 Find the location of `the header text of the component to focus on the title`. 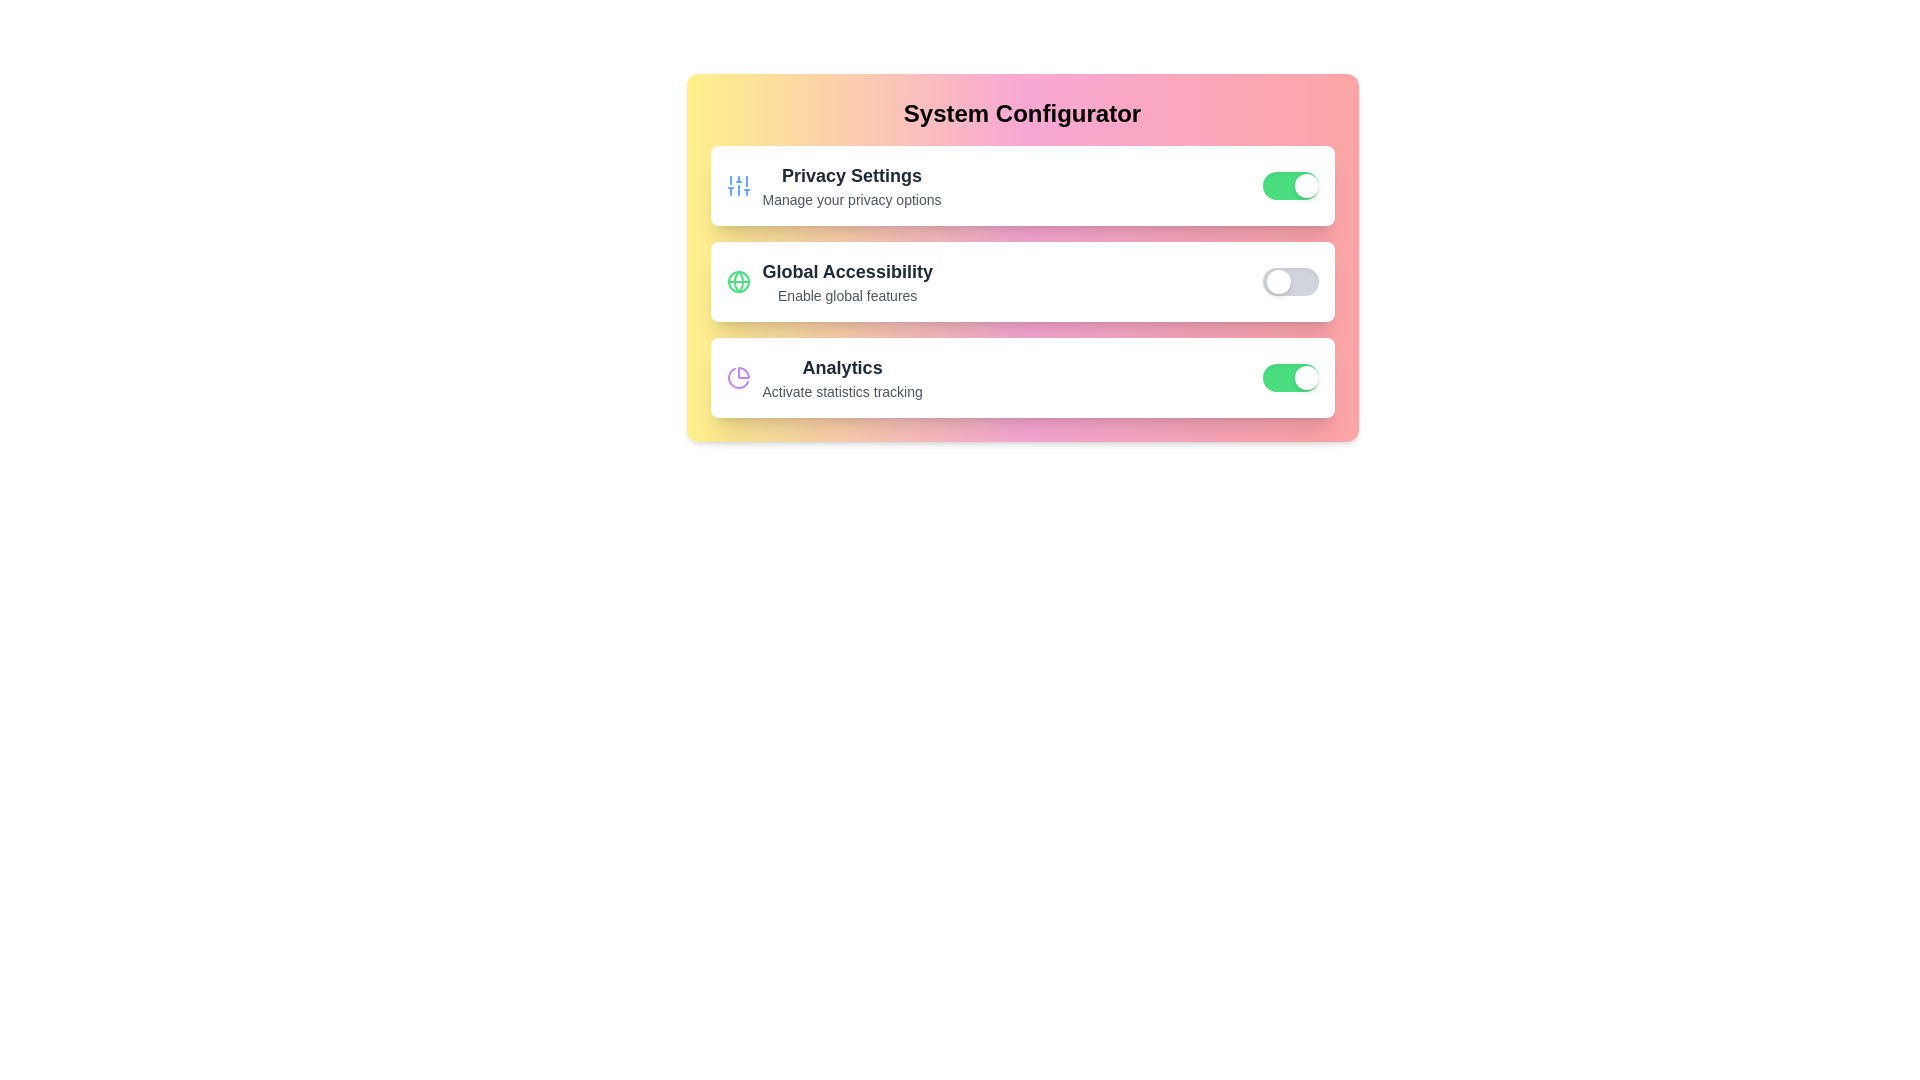

the header text of the component to focus on the title is located at coordinates (1022, 114).